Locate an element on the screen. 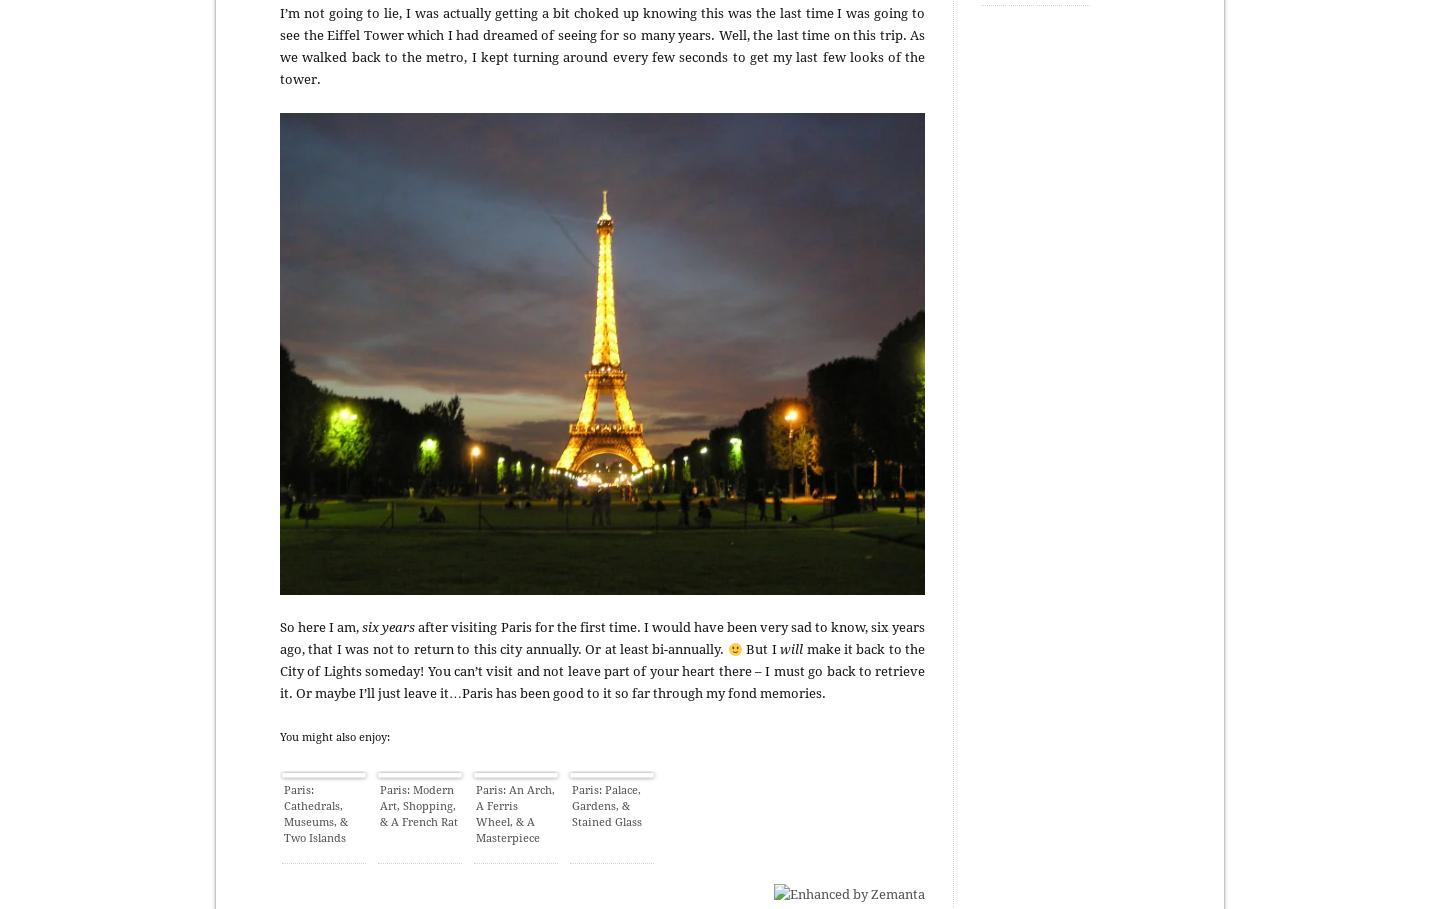  'I’m not going to lie, I was actually getting a bit choked up knowing this was the last time I was going to see the Eiffel Tower which I had dreamed of seeing for so many years. Well, the last time on this trip. As we walked back to the metro, I kept turning around every few seconds to get my last few looks of the tower.' is located at coordinates (601, 46).